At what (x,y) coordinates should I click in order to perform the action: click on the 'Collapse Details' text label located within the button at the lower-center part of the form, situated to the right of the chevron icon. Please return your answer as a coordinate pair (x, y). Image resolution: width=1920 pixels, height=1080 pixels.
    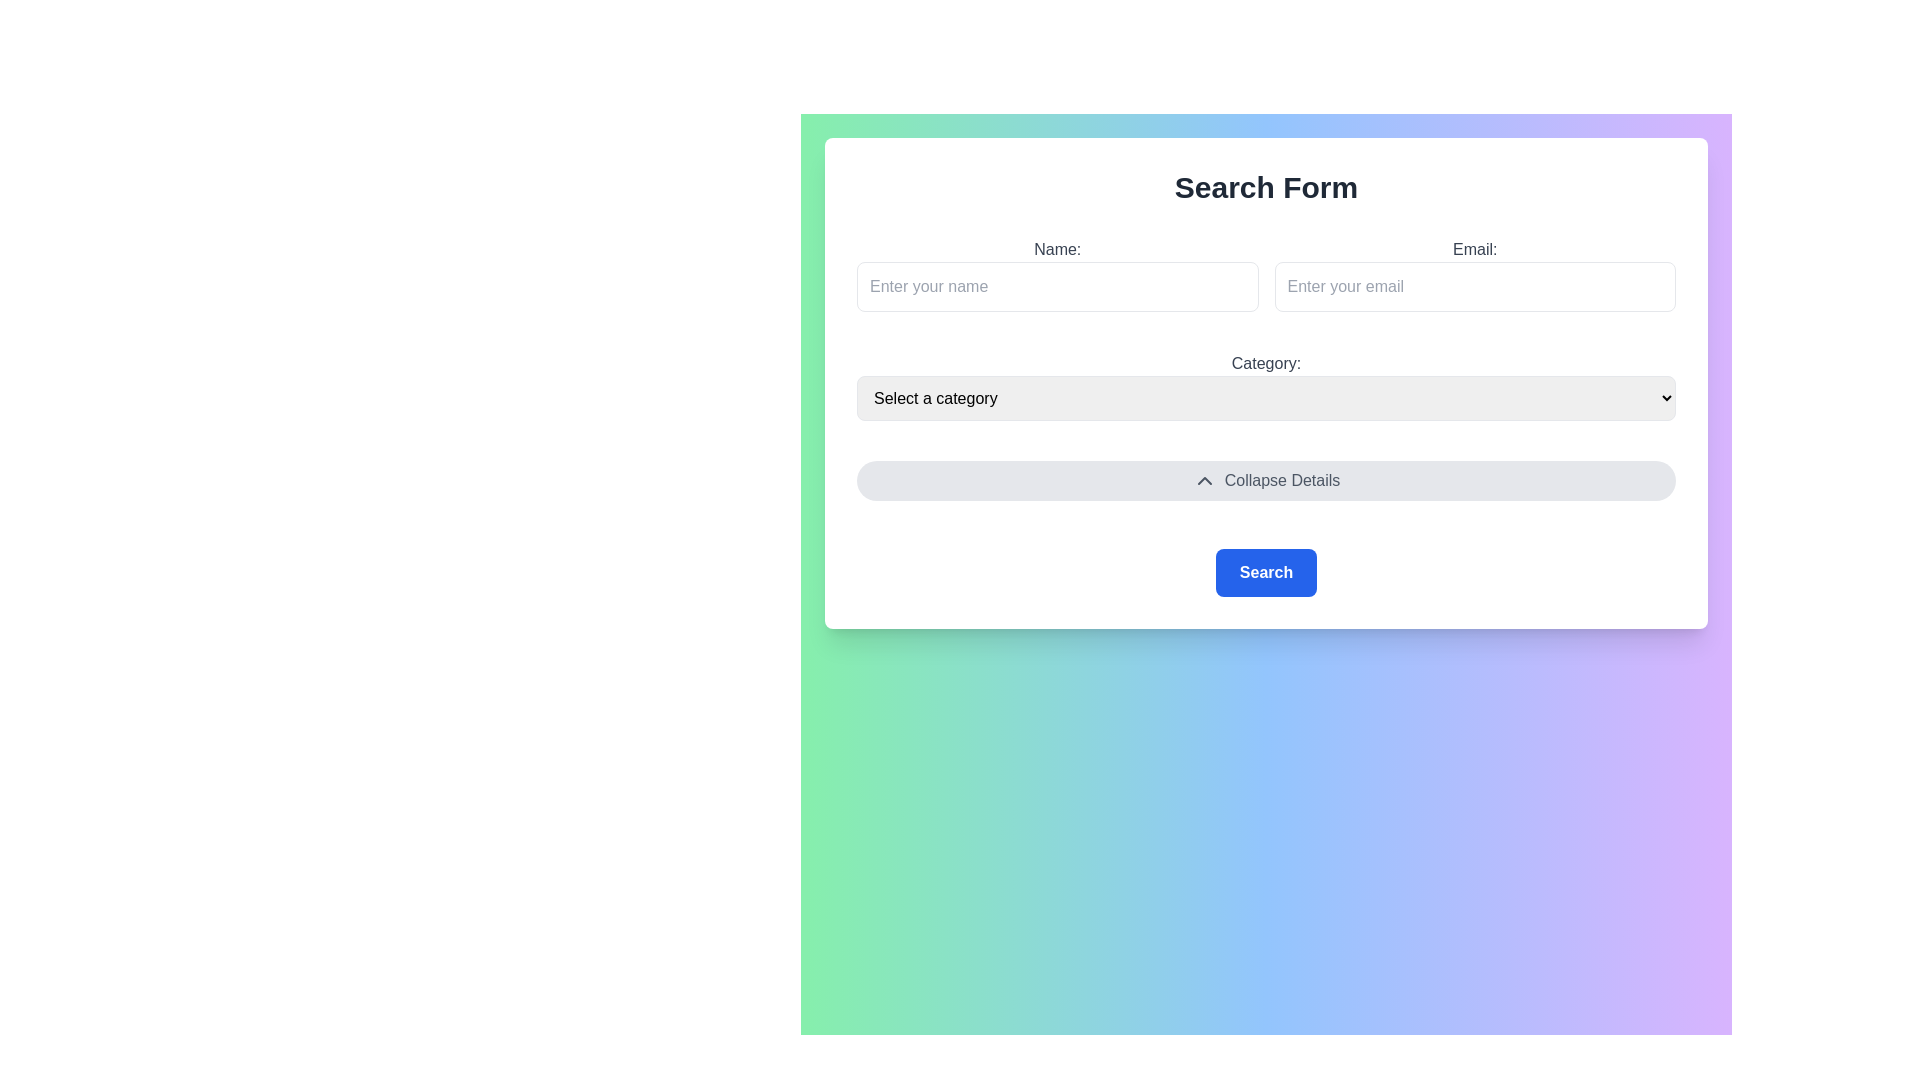
    Looking at the image, I should click on (1282, 481).